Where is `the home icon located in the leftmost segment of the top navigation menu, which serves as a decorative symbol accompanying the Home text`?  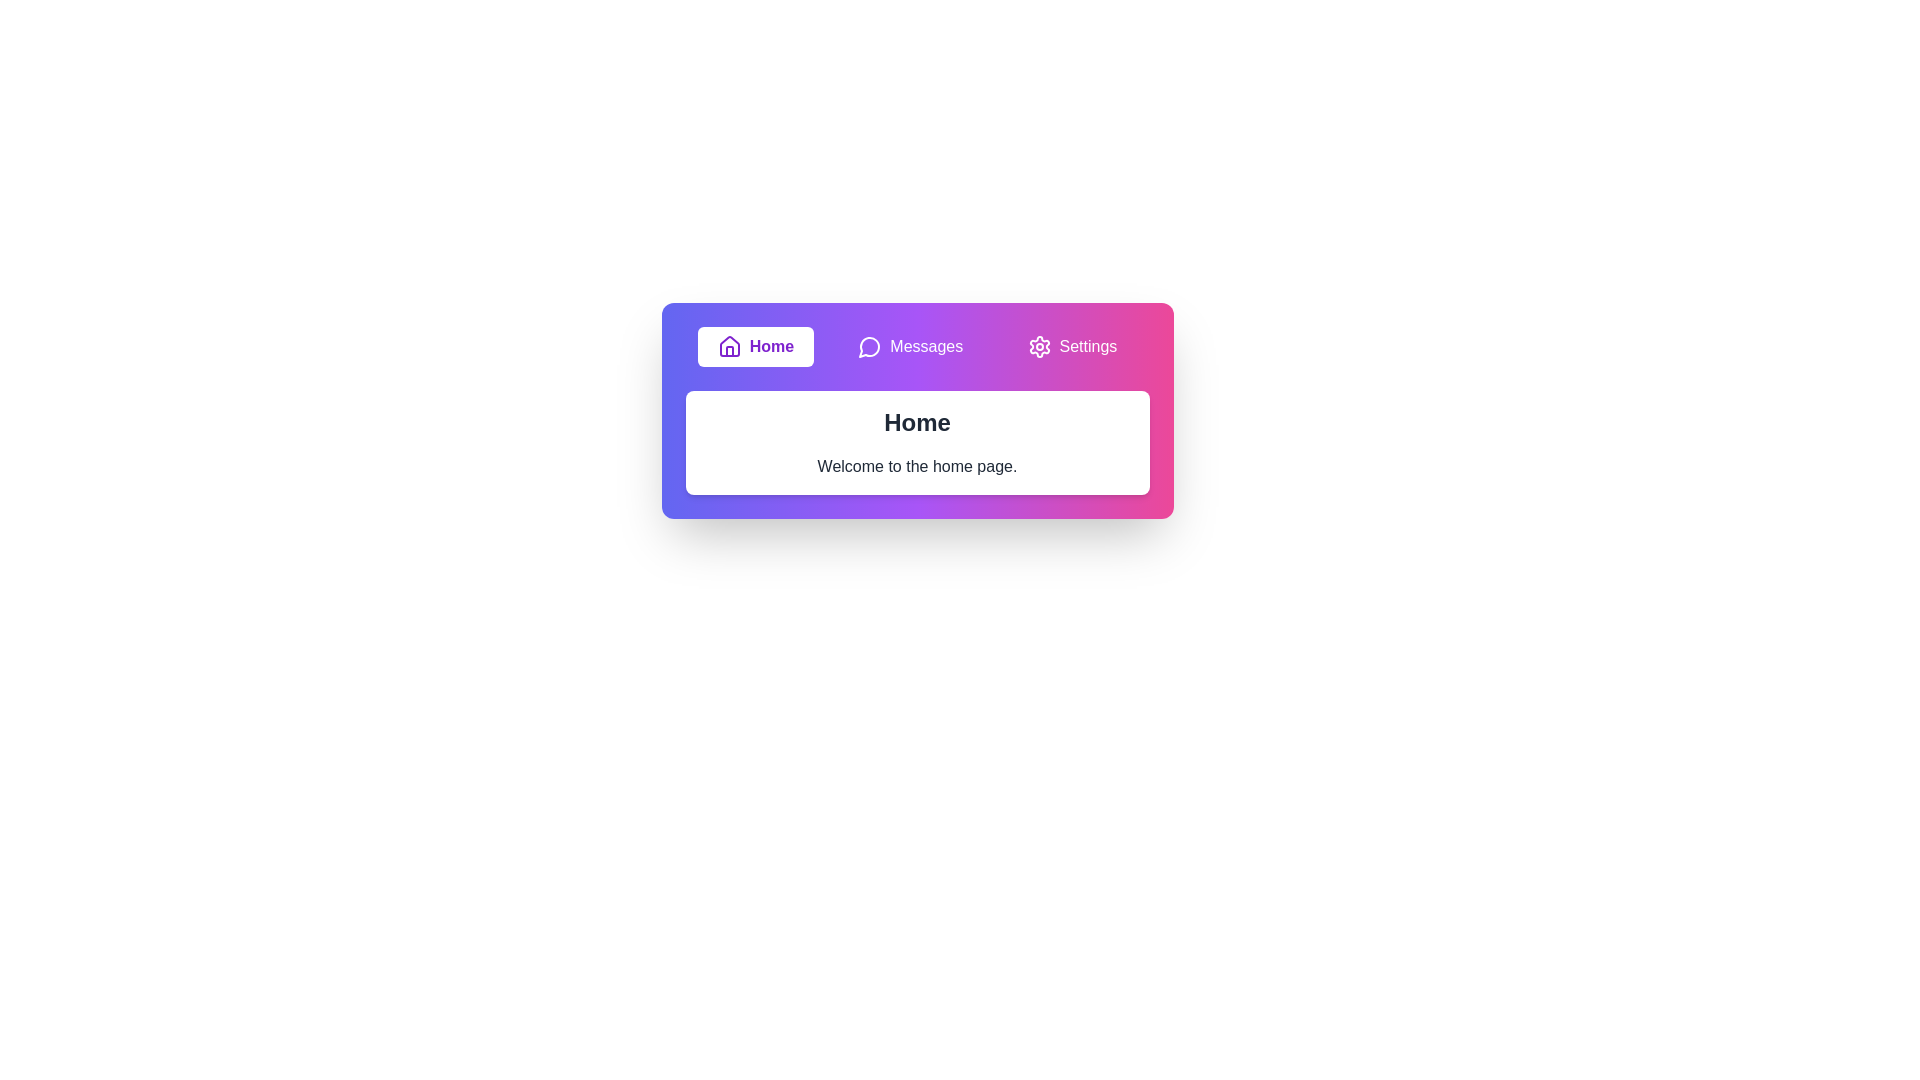 the home icon located in the leftmost segment of the top navigation menu, which serves as a decorative symbol accompanying the Home text is located at coordinates (728, 345).